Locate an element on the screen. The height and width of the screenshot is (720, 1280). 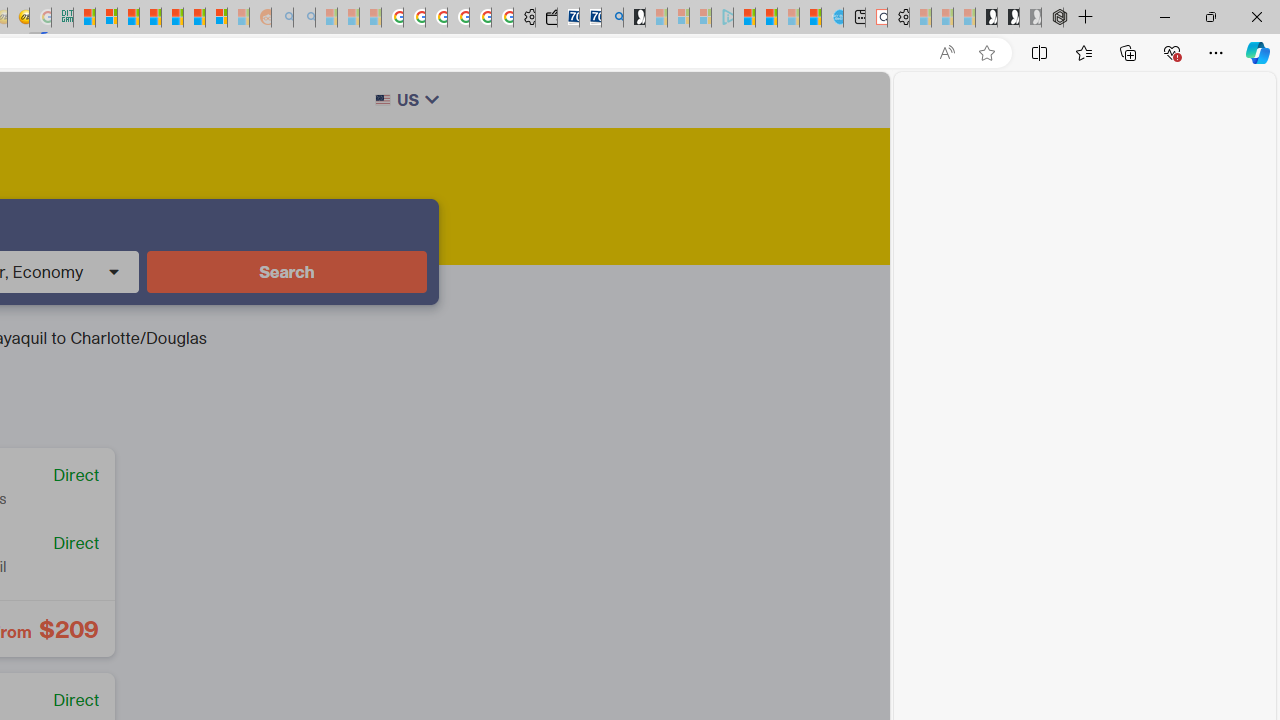
'New Tab' is located at coordinates (1085, 17).